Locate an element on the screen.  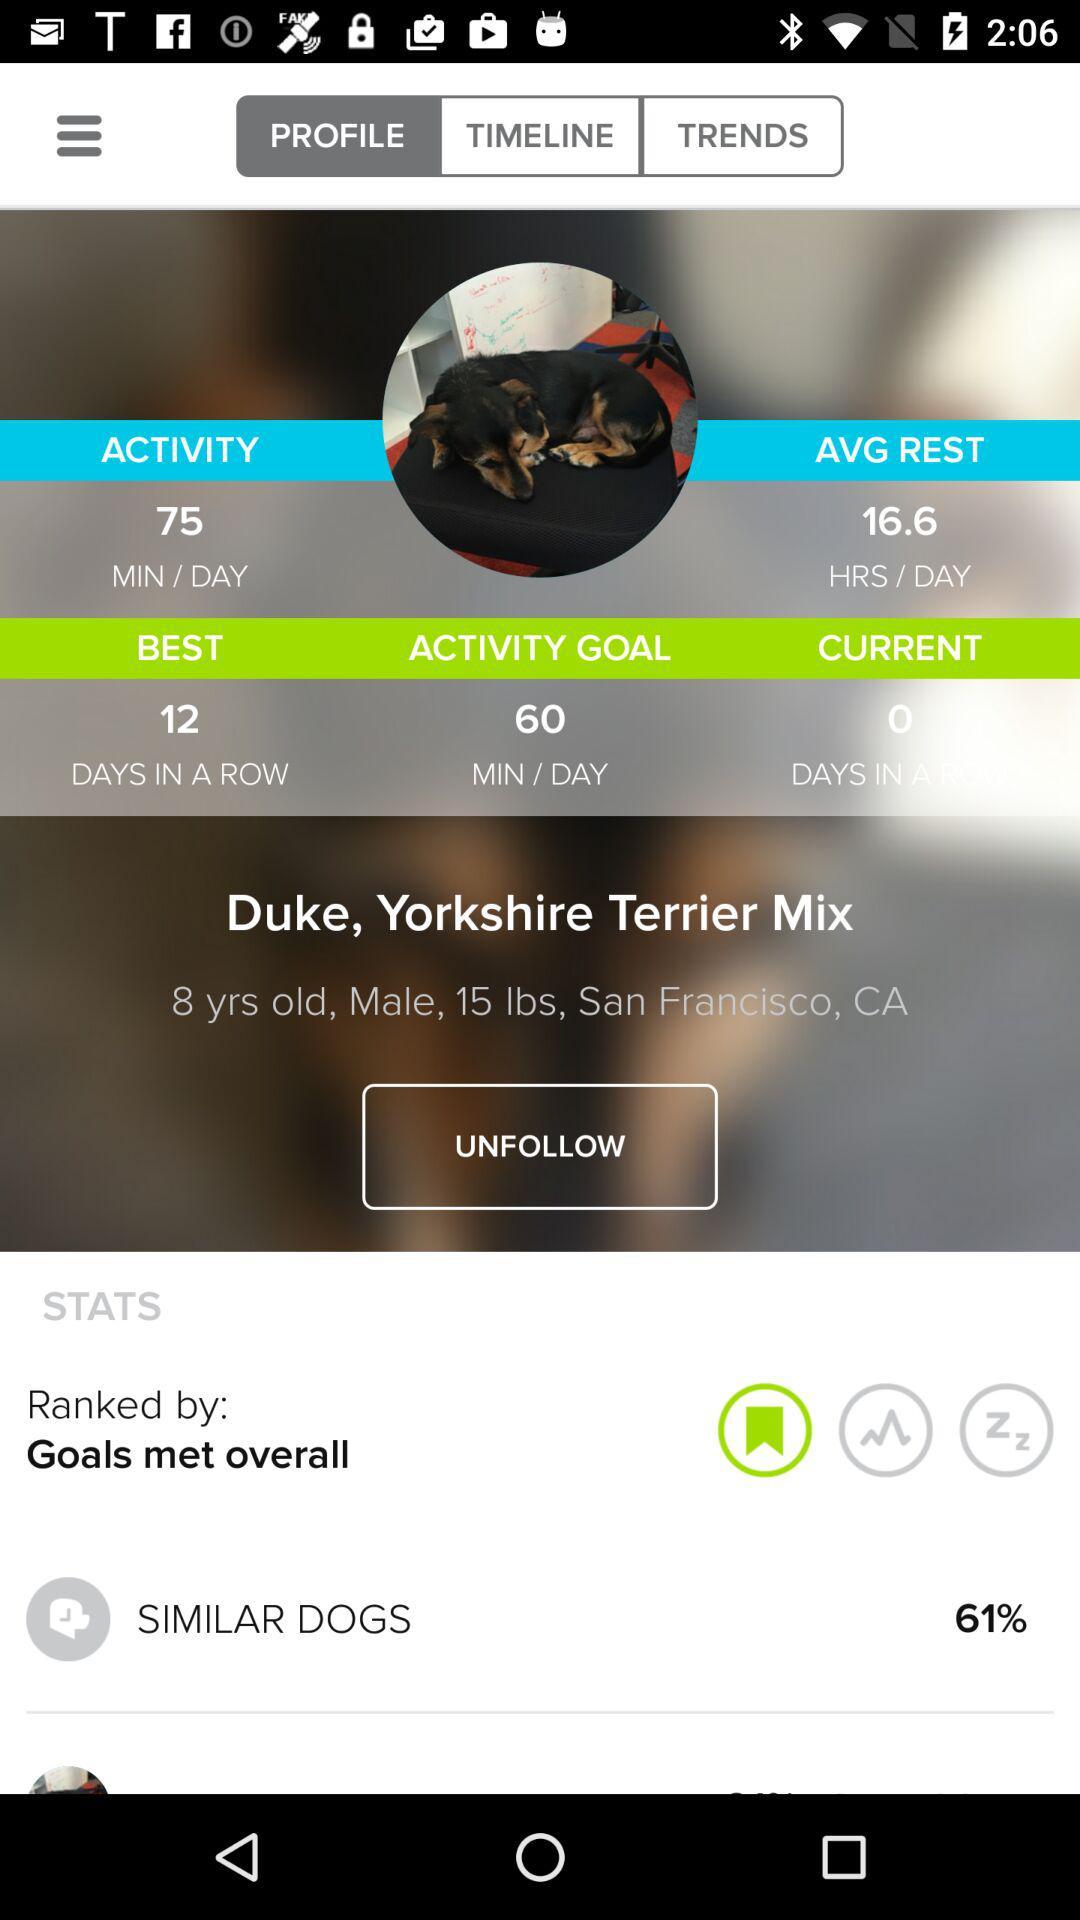
the menu icon is located at coordinates (78, 135).